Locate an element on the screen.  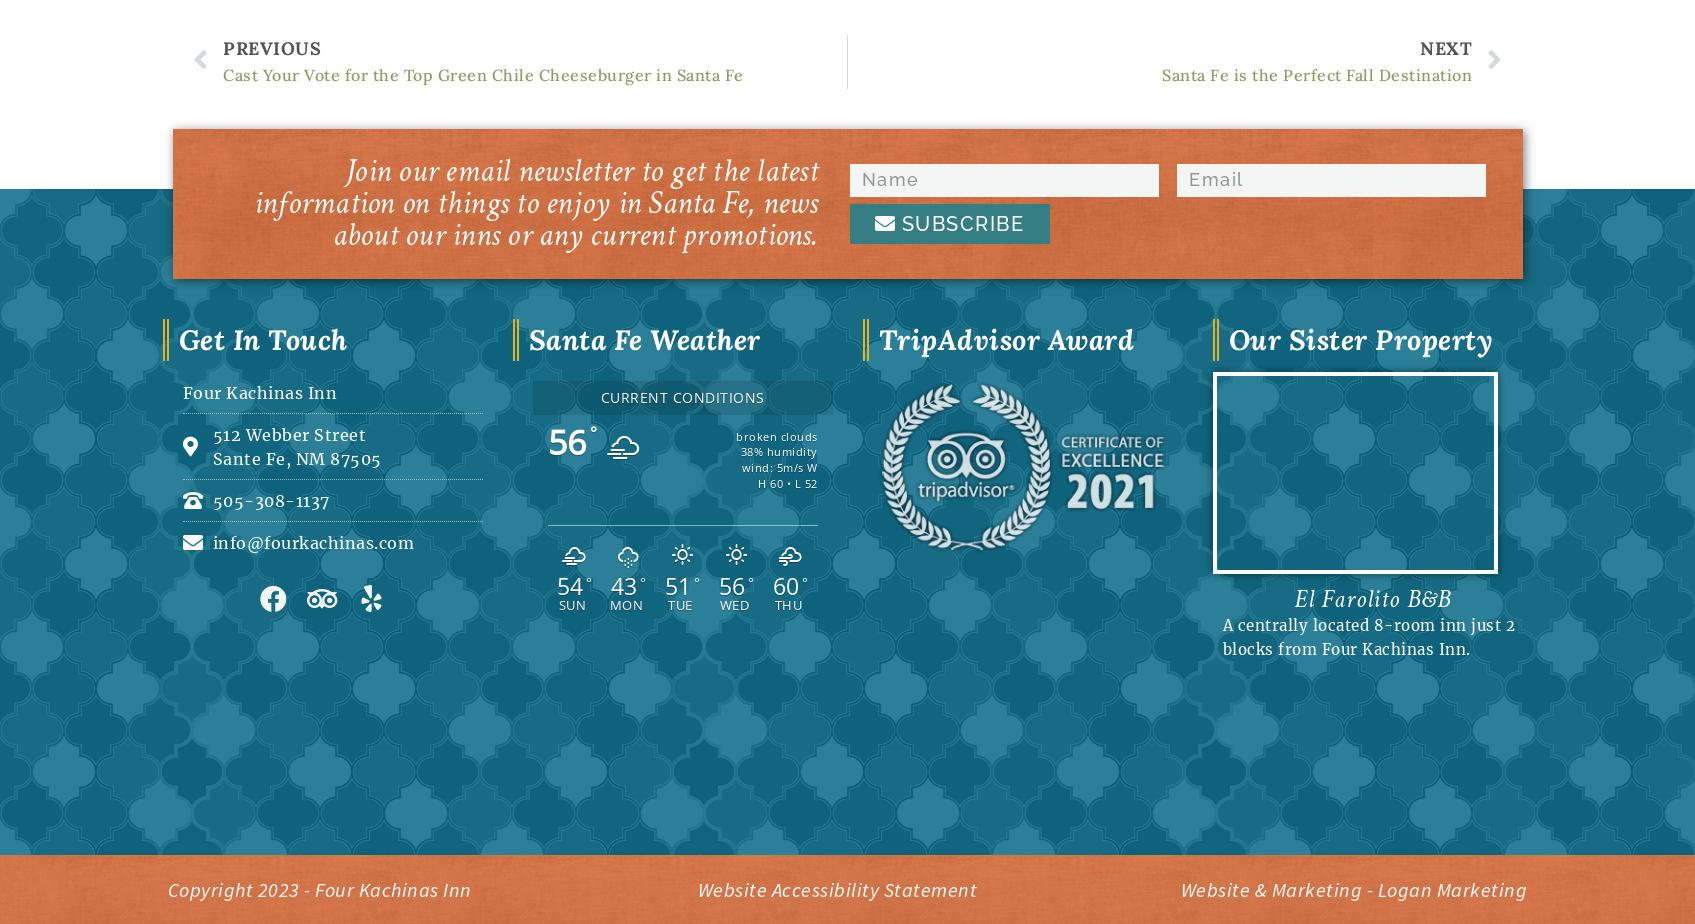
'Wed' is located at coordinates (732, 605).